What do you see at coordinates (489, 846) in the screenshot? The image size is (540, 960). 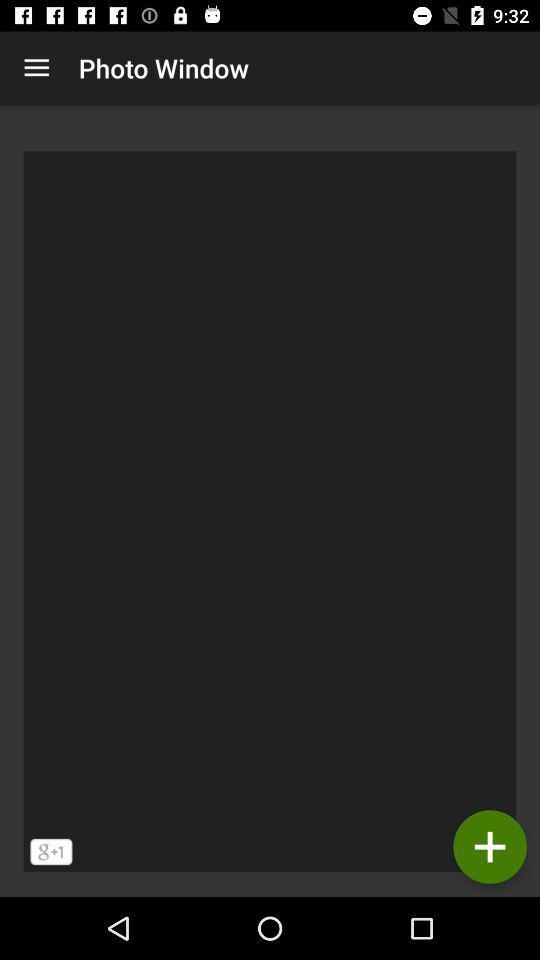 I see `the add icon` at bounding box center [489, 846].